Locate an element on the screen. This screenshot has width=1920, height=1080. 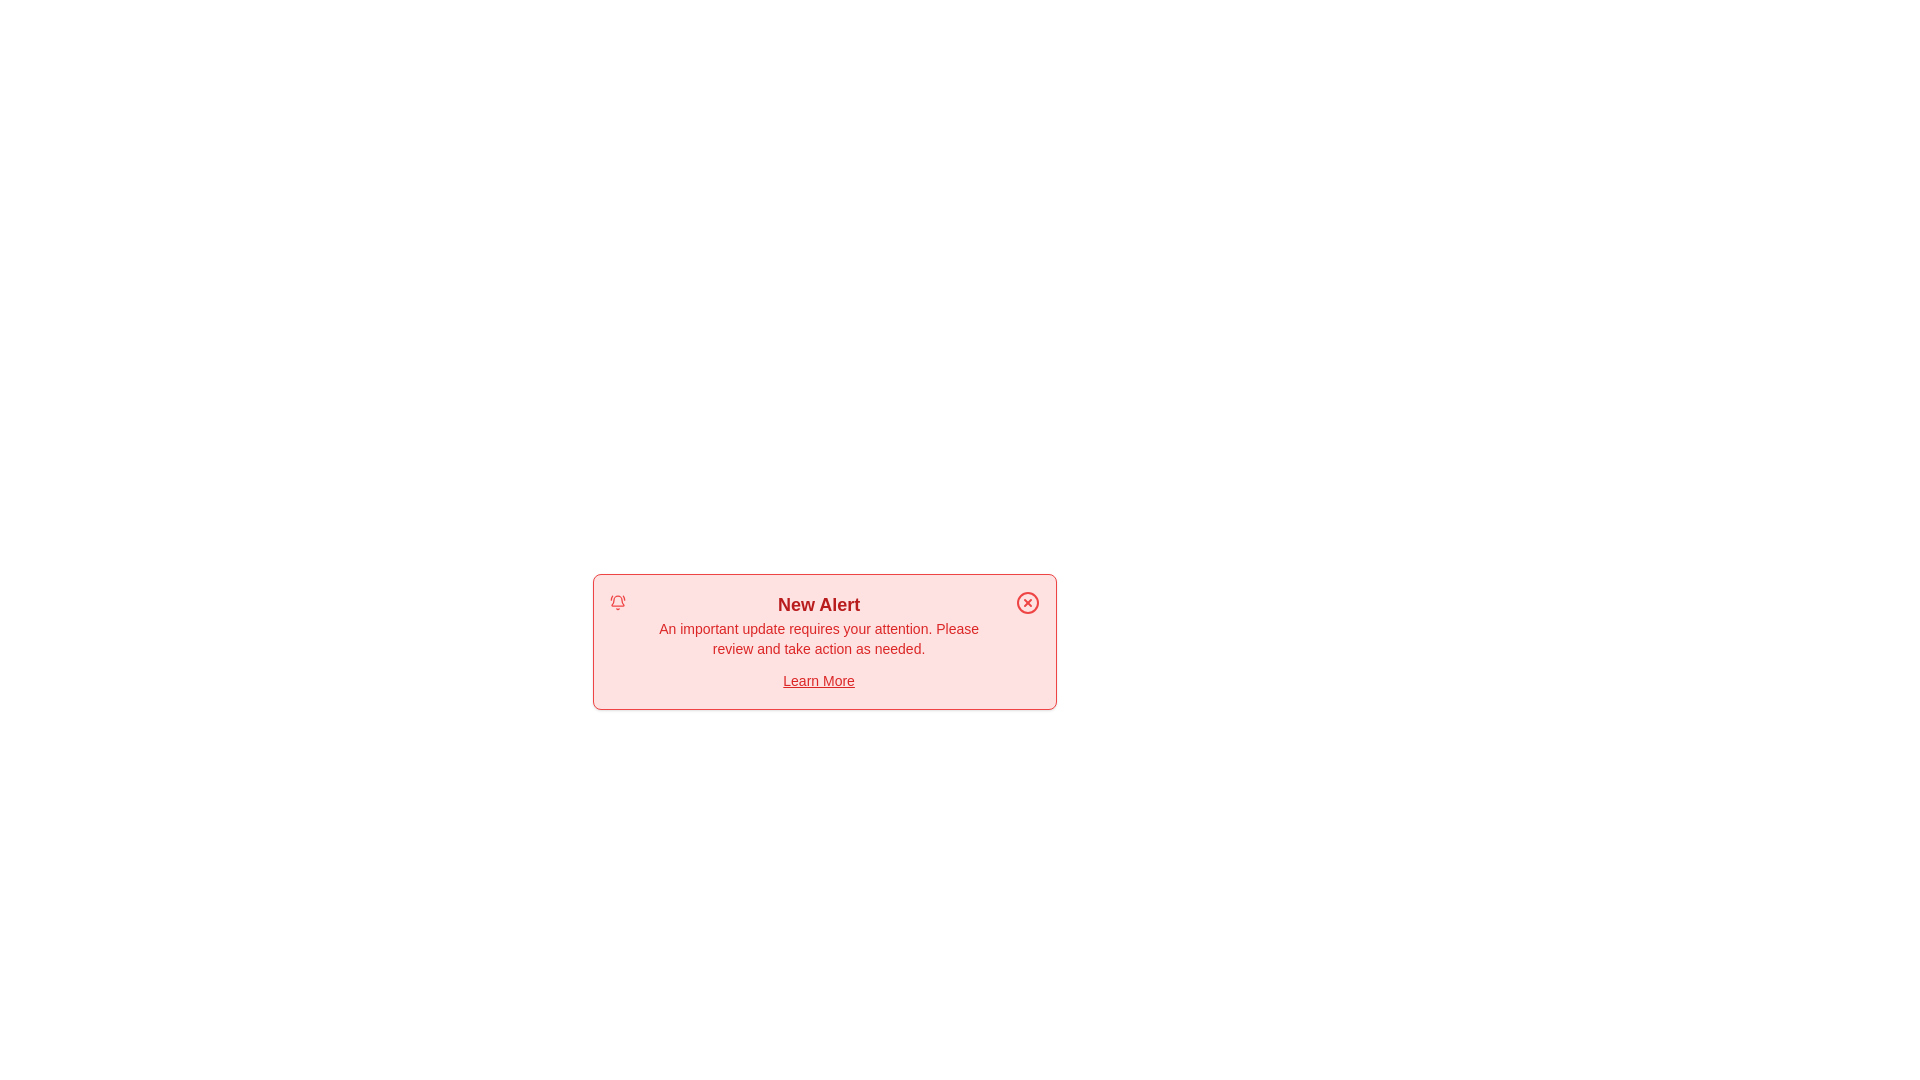
the alert icon (bell) is located at coordinates (617, 601).